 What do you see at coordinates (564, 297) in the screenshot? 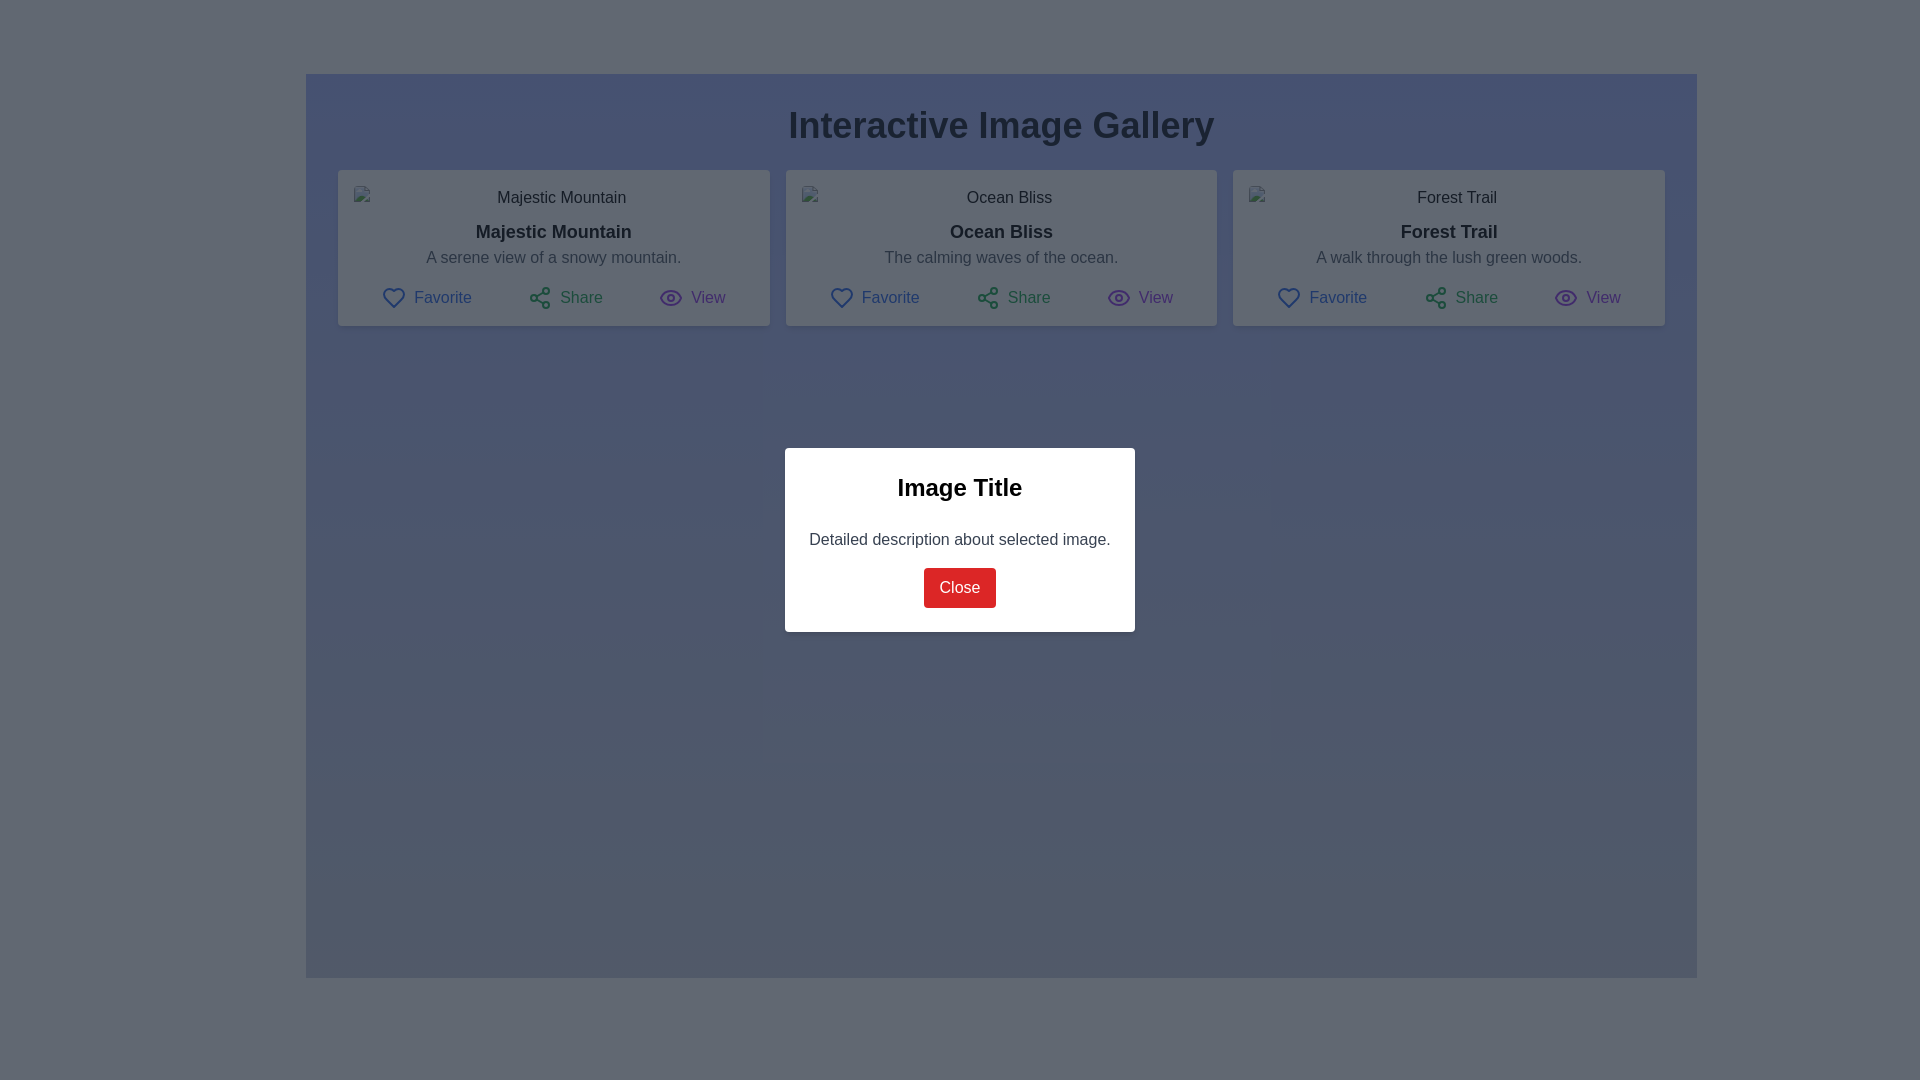
I see `the 'Share' button located between the 'Favorite' and 'View' buttons` at bounding box center [564, 297].